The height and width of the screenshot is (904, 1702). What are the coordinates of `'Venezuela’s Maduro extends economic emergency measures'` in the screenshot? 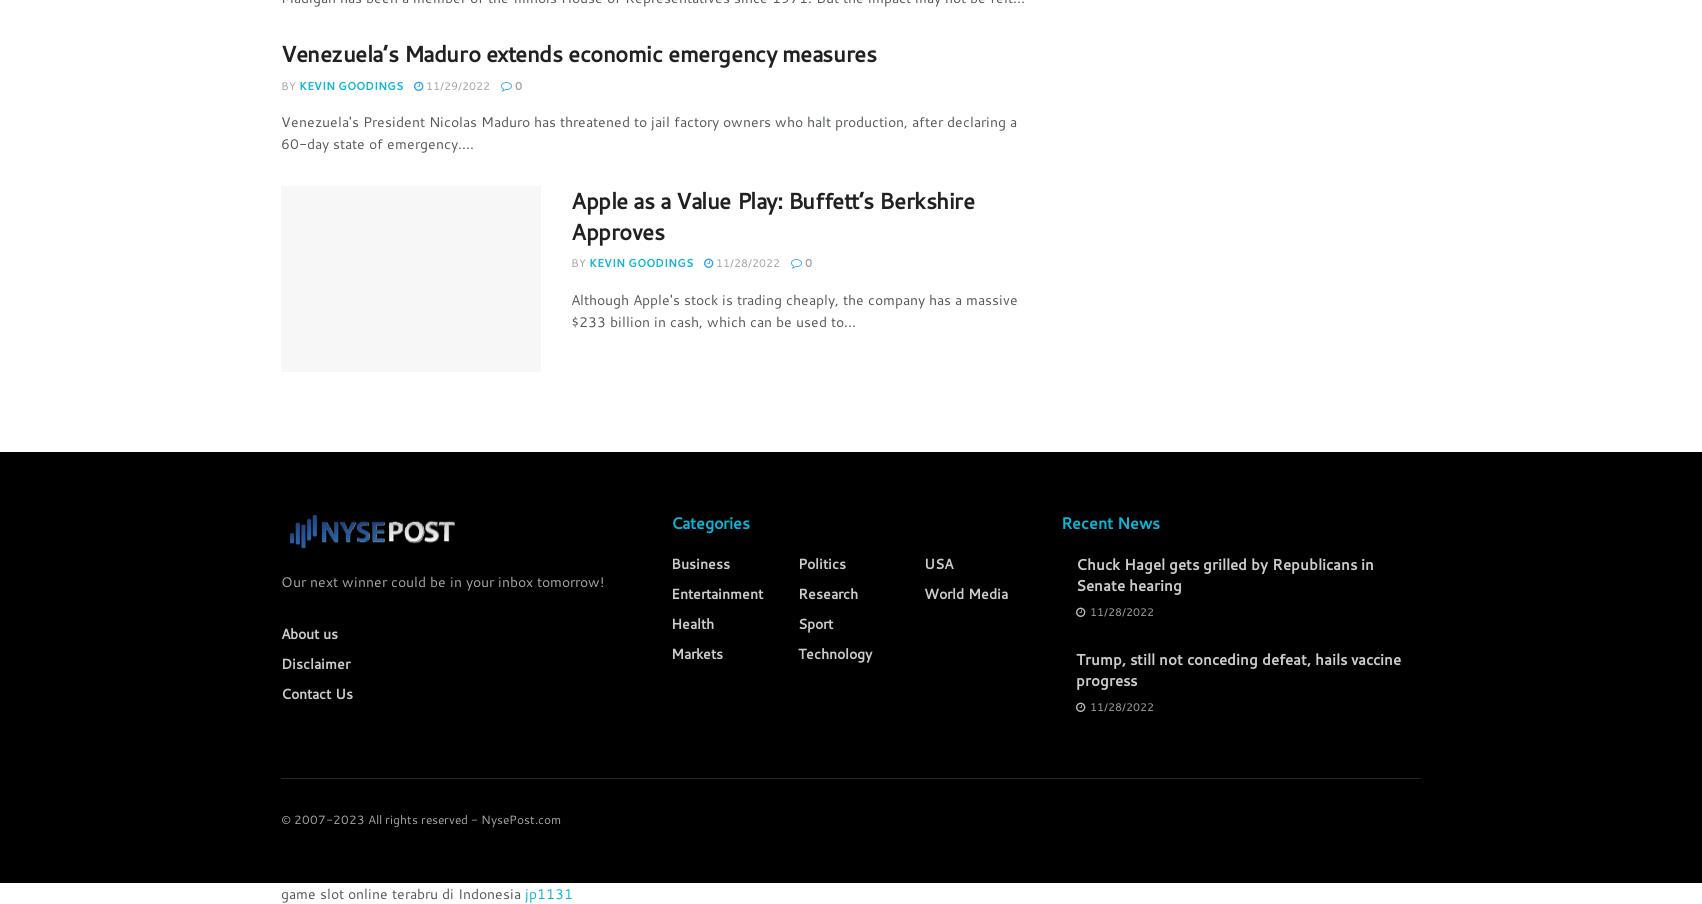 It's located at (578, 51).